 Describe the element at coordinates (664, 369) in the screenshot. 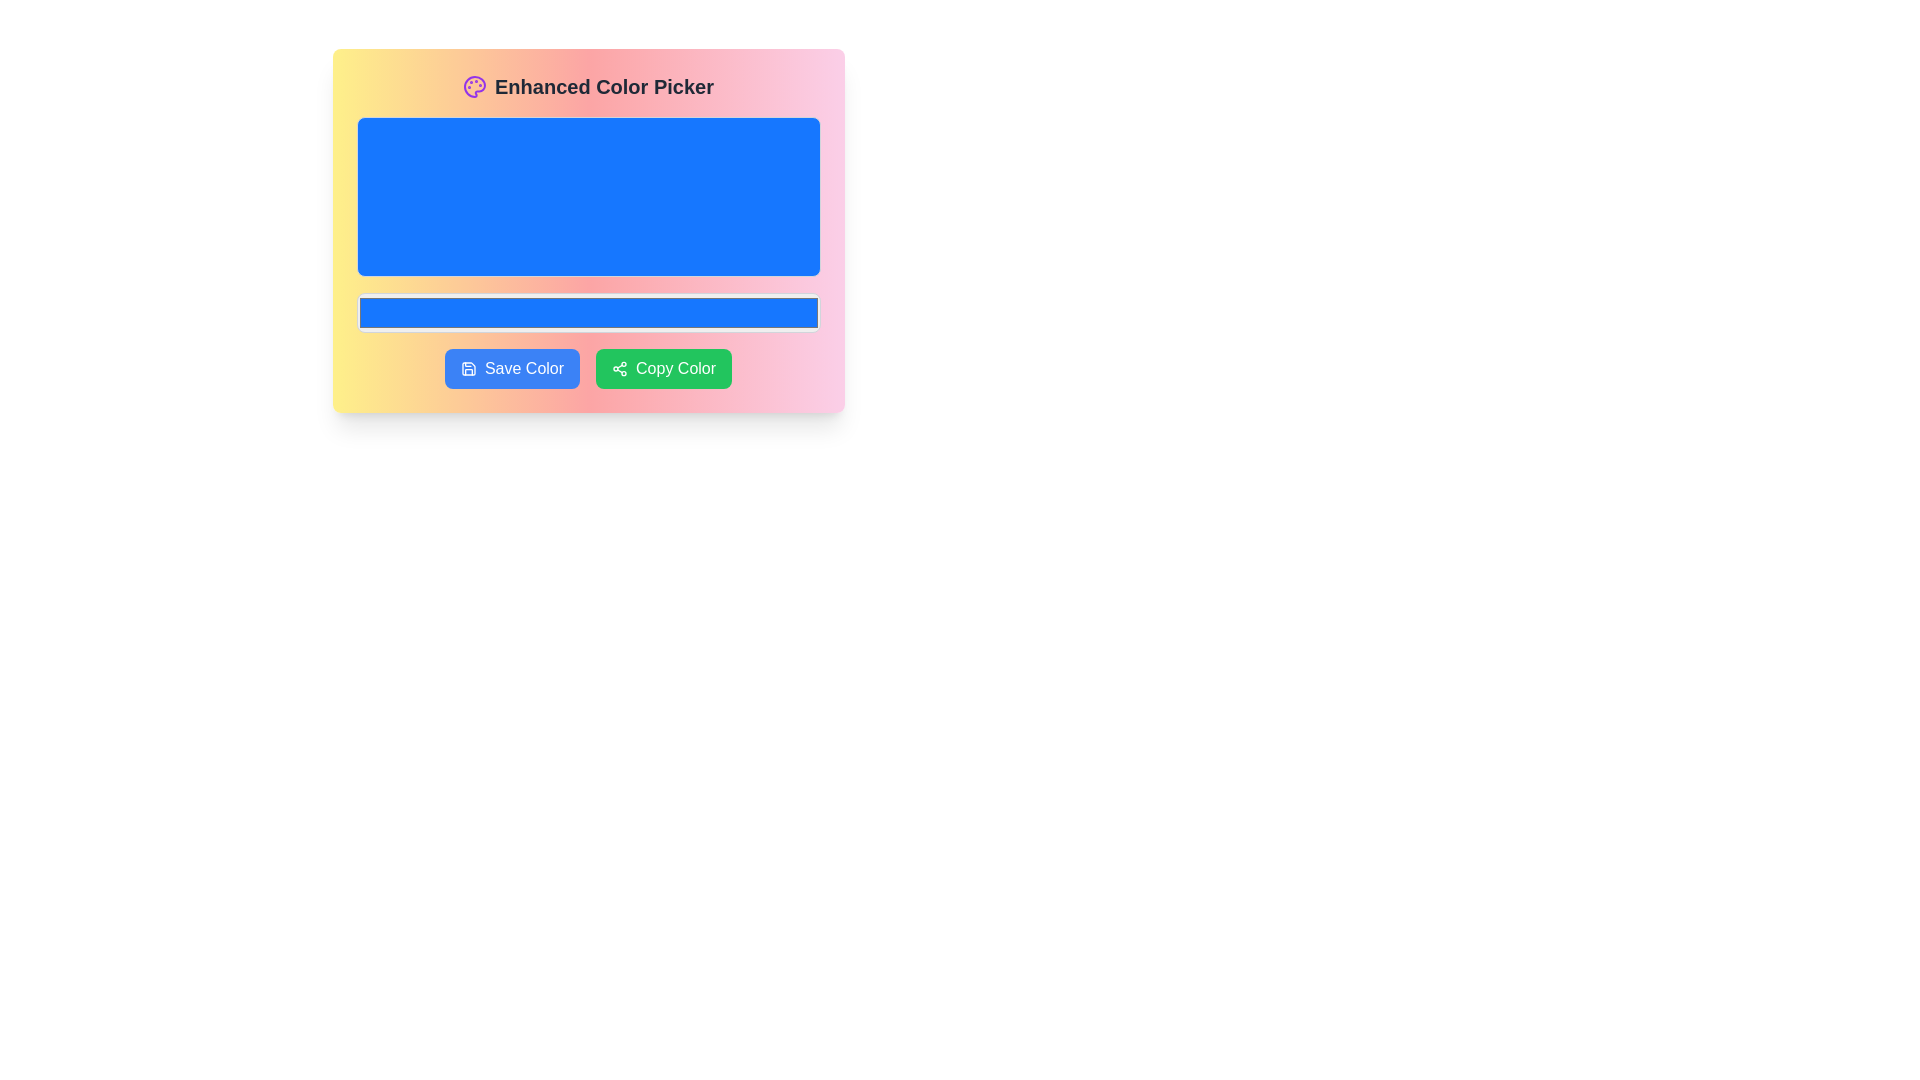

I see `the 'Copy Color' button located at the bottom-right of the color picker interface to provide interaction feedback` at that location.